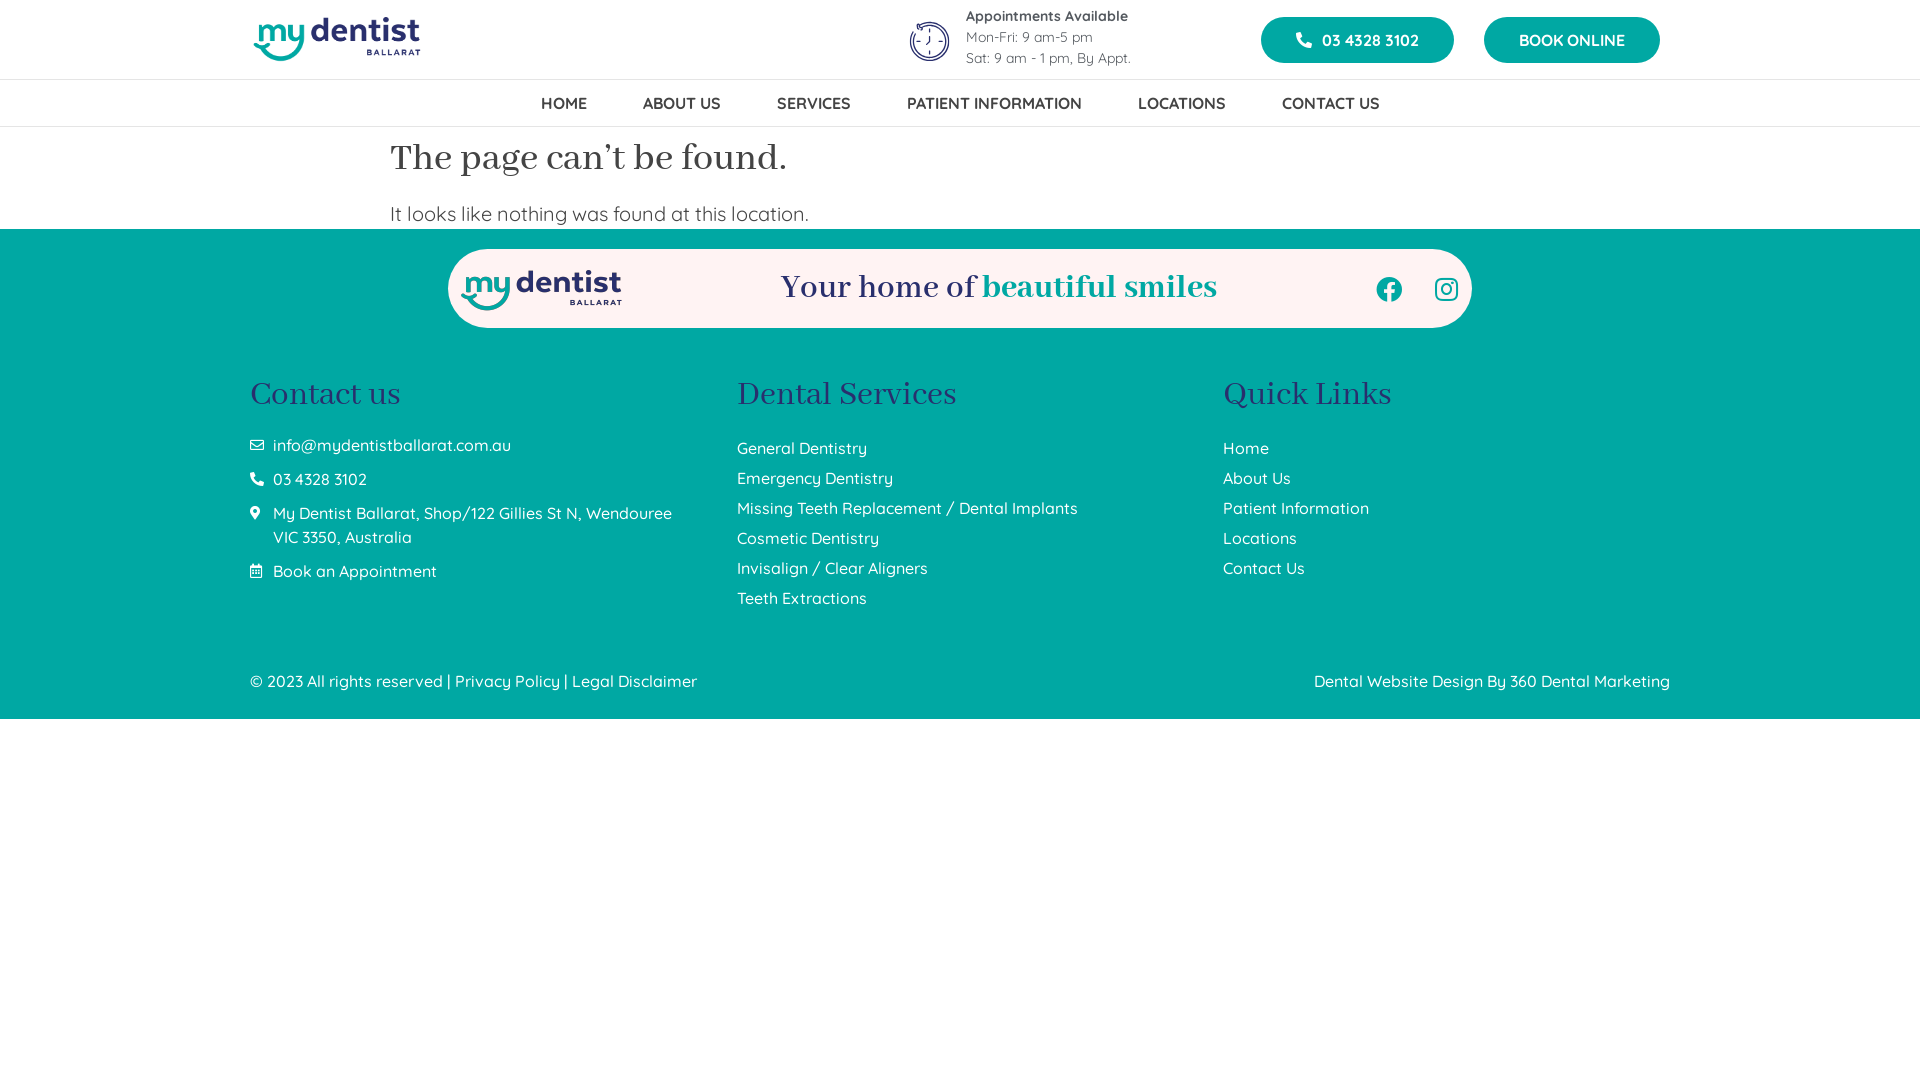  I want to click on 'LOCATIONS', so click(1181, 103).